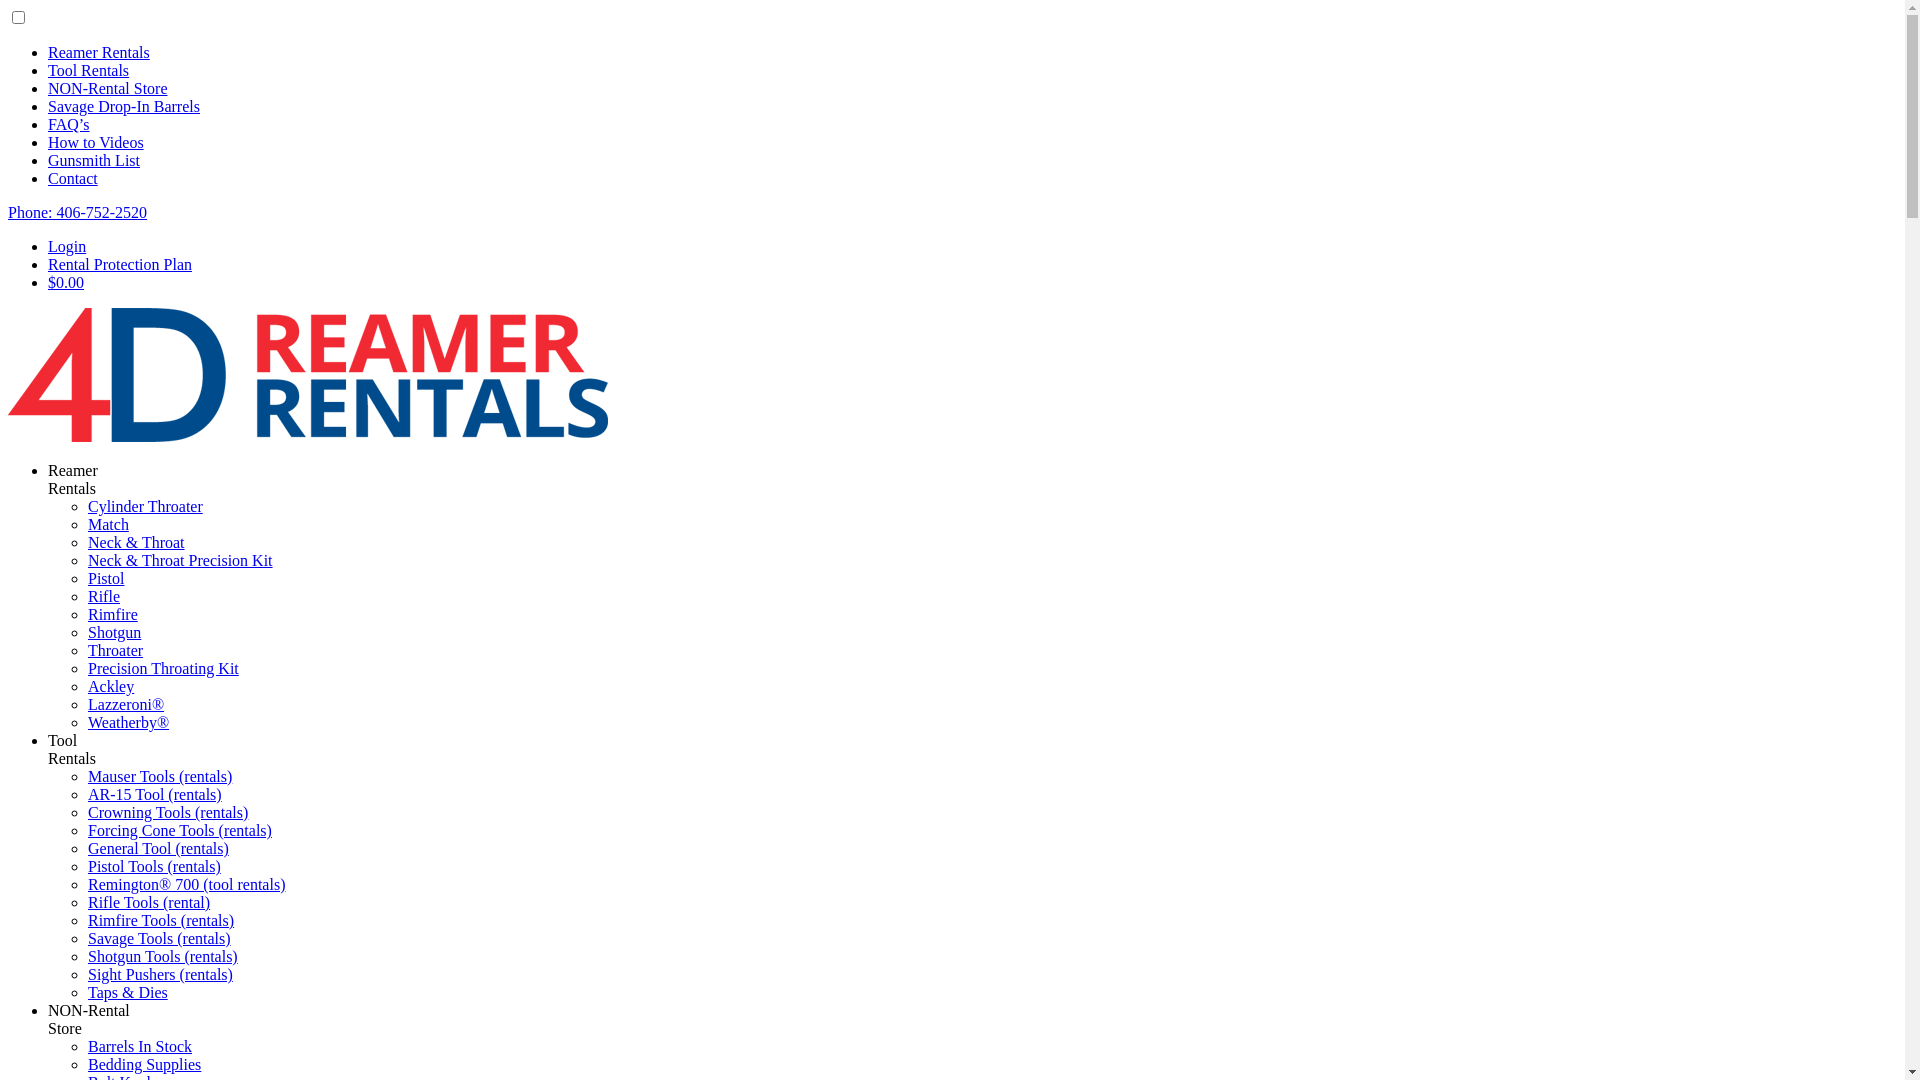 The width and height of the screenshot is (1920, 1080). Describe the element at coordinates (86, 920) in the screenshot. I see `'Rimfire Tools (rentals)'` at that location.